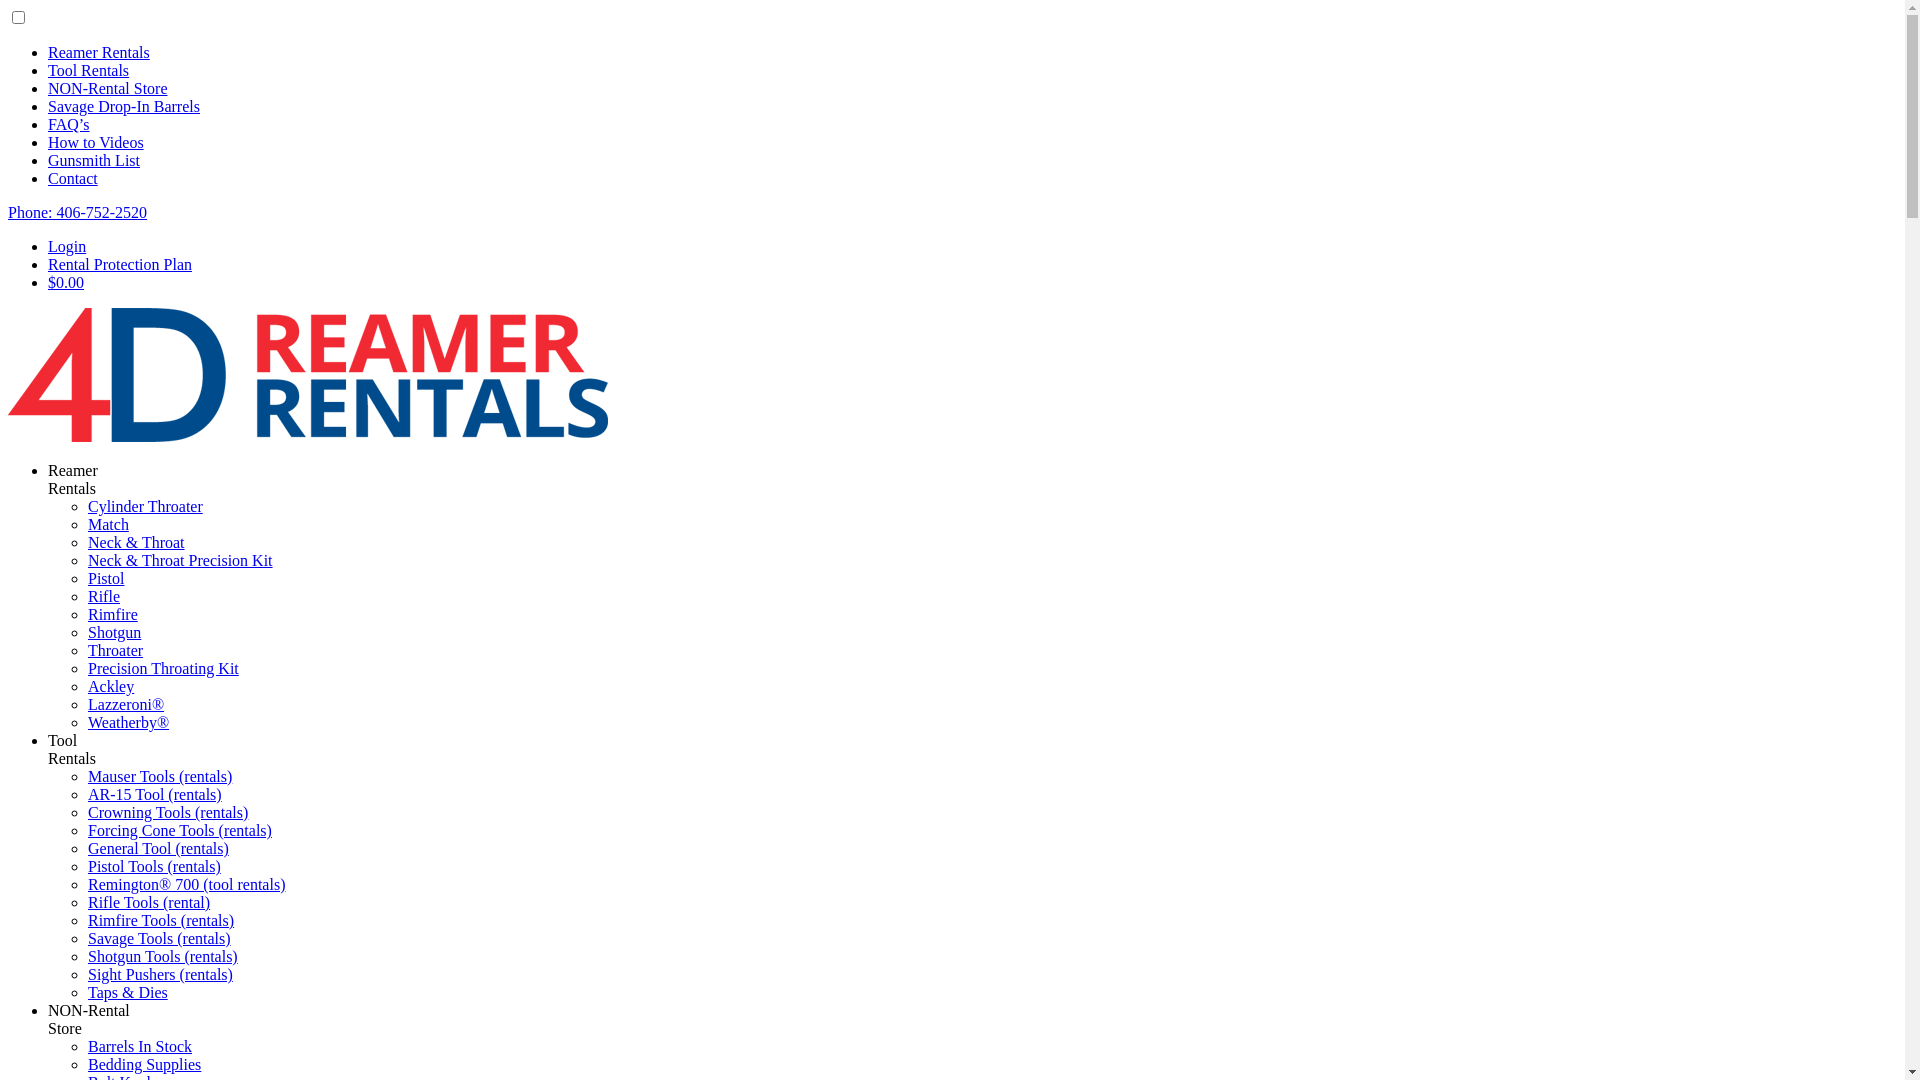 The width and height of the screenshot is (1920, 1080). Describe the element at coordinates (86, 920) in the screenshot. I see `'Rimfire Tools (rentals)'` at that location.